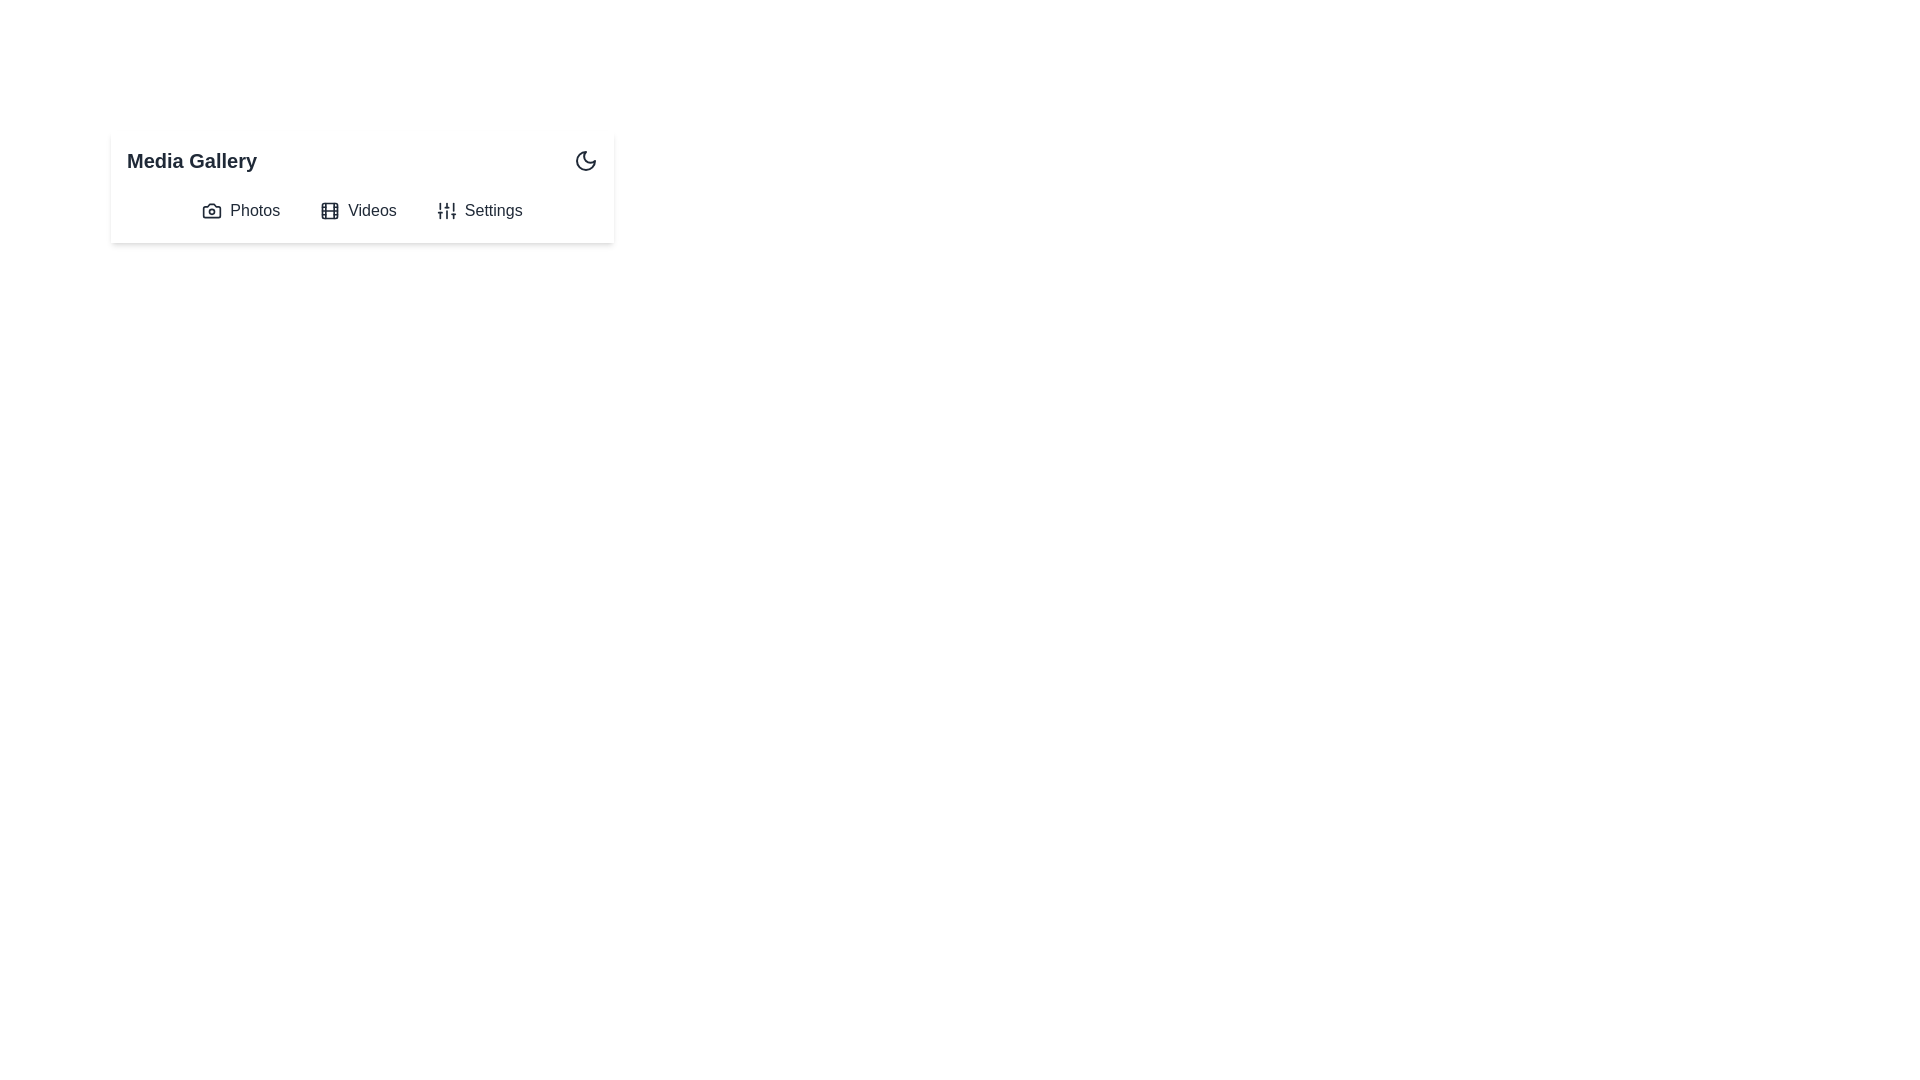 This screenshot has width=1920, height=1080. Describe the element at coordinates (240, 211) in the screenshot. I see `the Photos button to open the Photos view` at that location.